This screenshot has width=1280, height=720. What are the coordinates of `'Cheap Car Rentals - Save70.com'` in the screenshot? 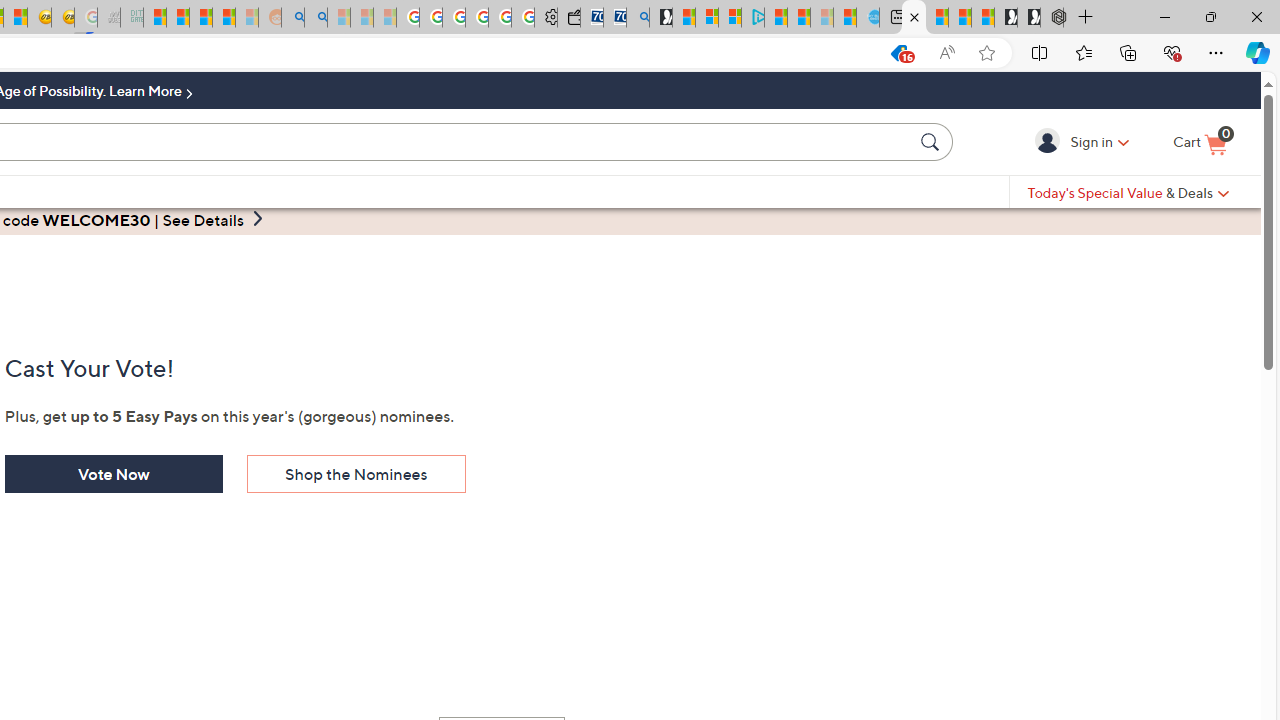 It's located at (614, 17).